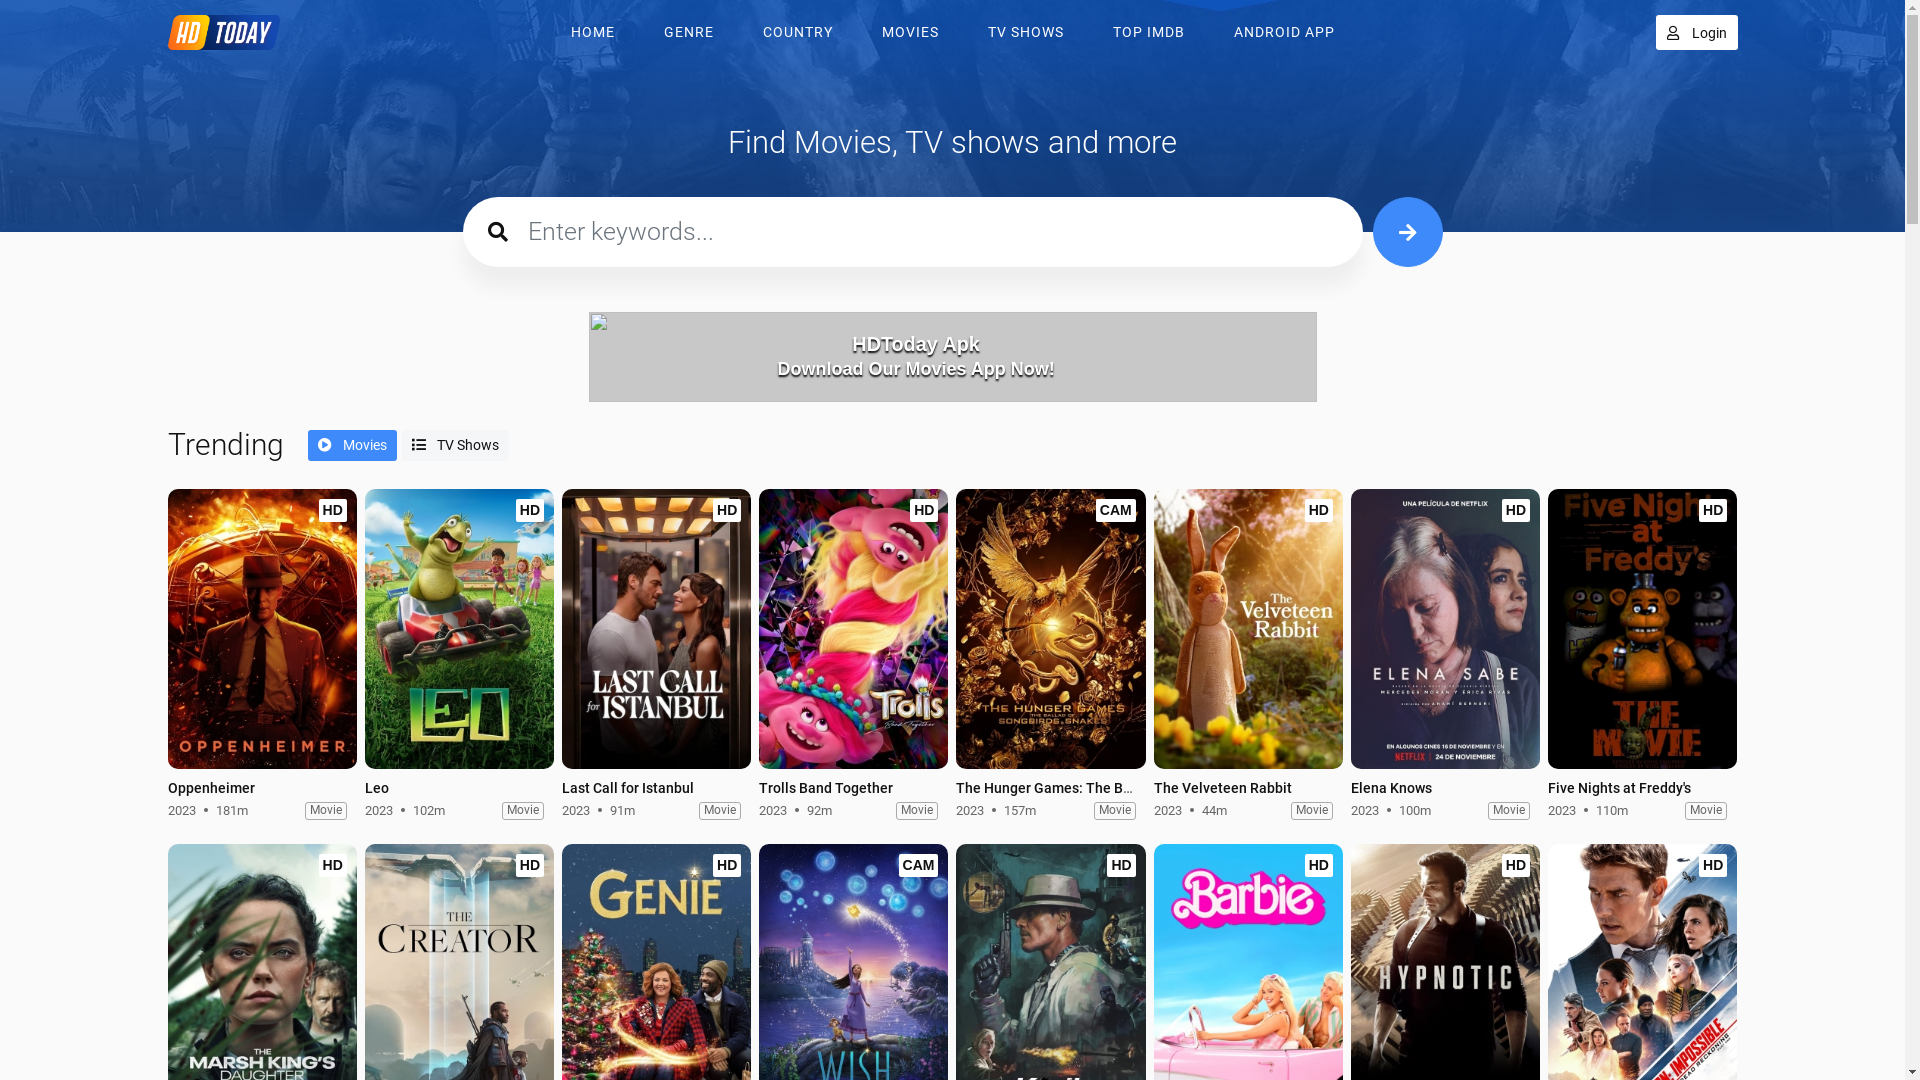 The image size is (1920, 1080). I want to click on 'TOP IMDB', so click(1147, 32).